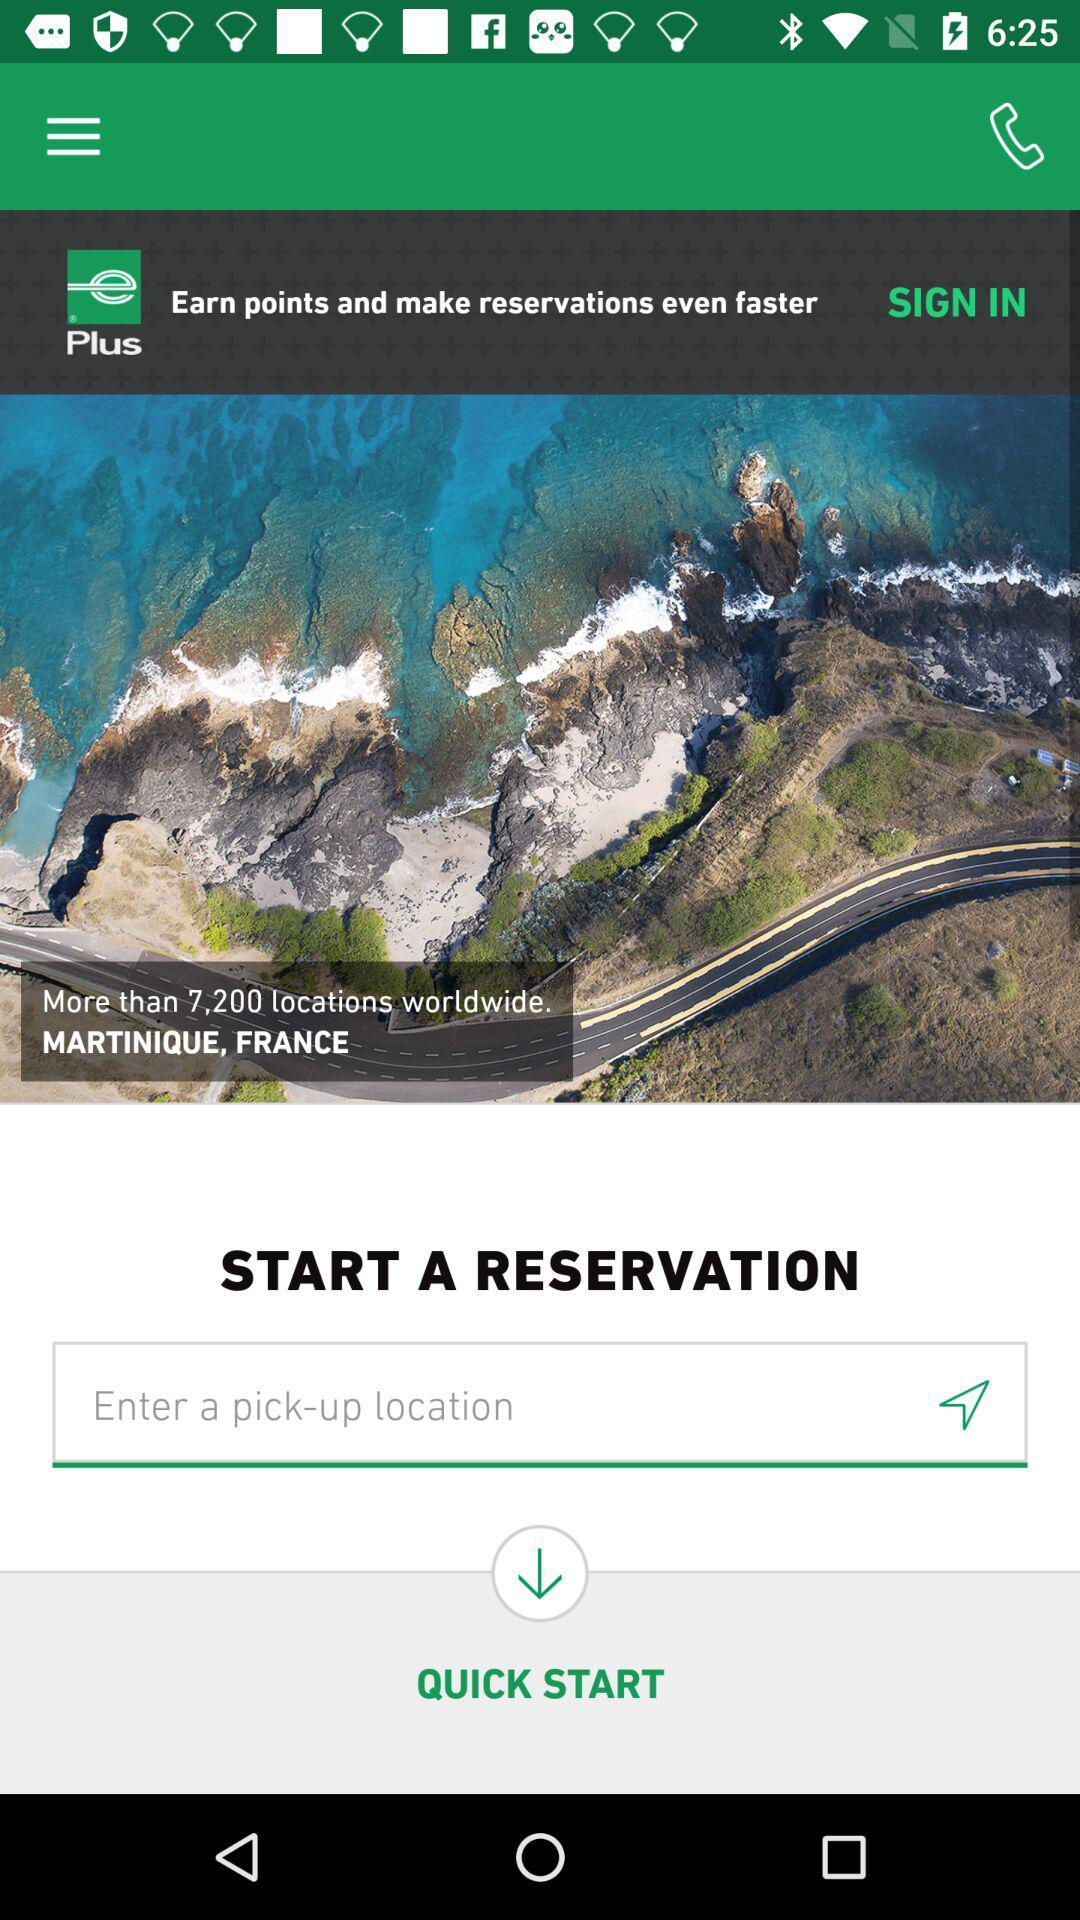  Describe the element at coordinates (963, 1403) in the screenshot. I see `current location` at that location.